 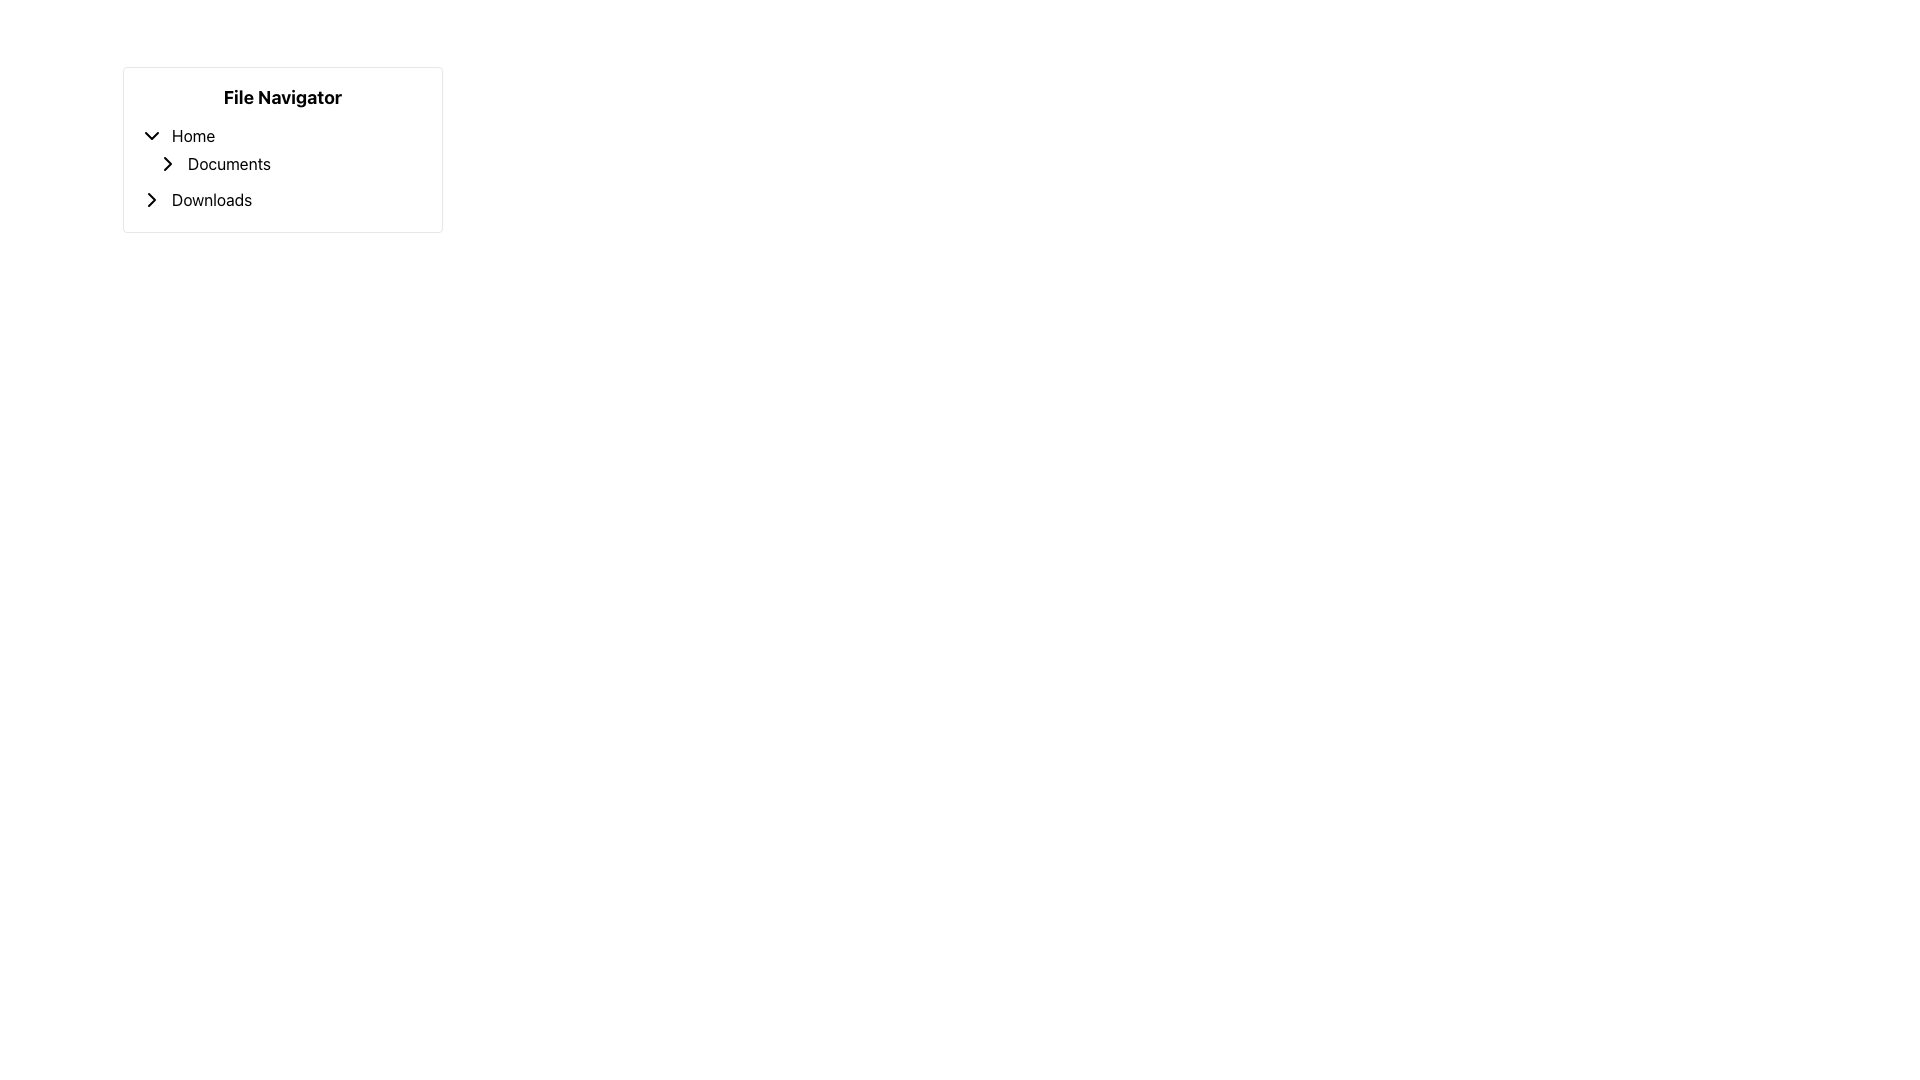 I want to click on the black chevron-right icon located immediately left of the 'Documents' label in the file navigator, so click(x=168, y=163).